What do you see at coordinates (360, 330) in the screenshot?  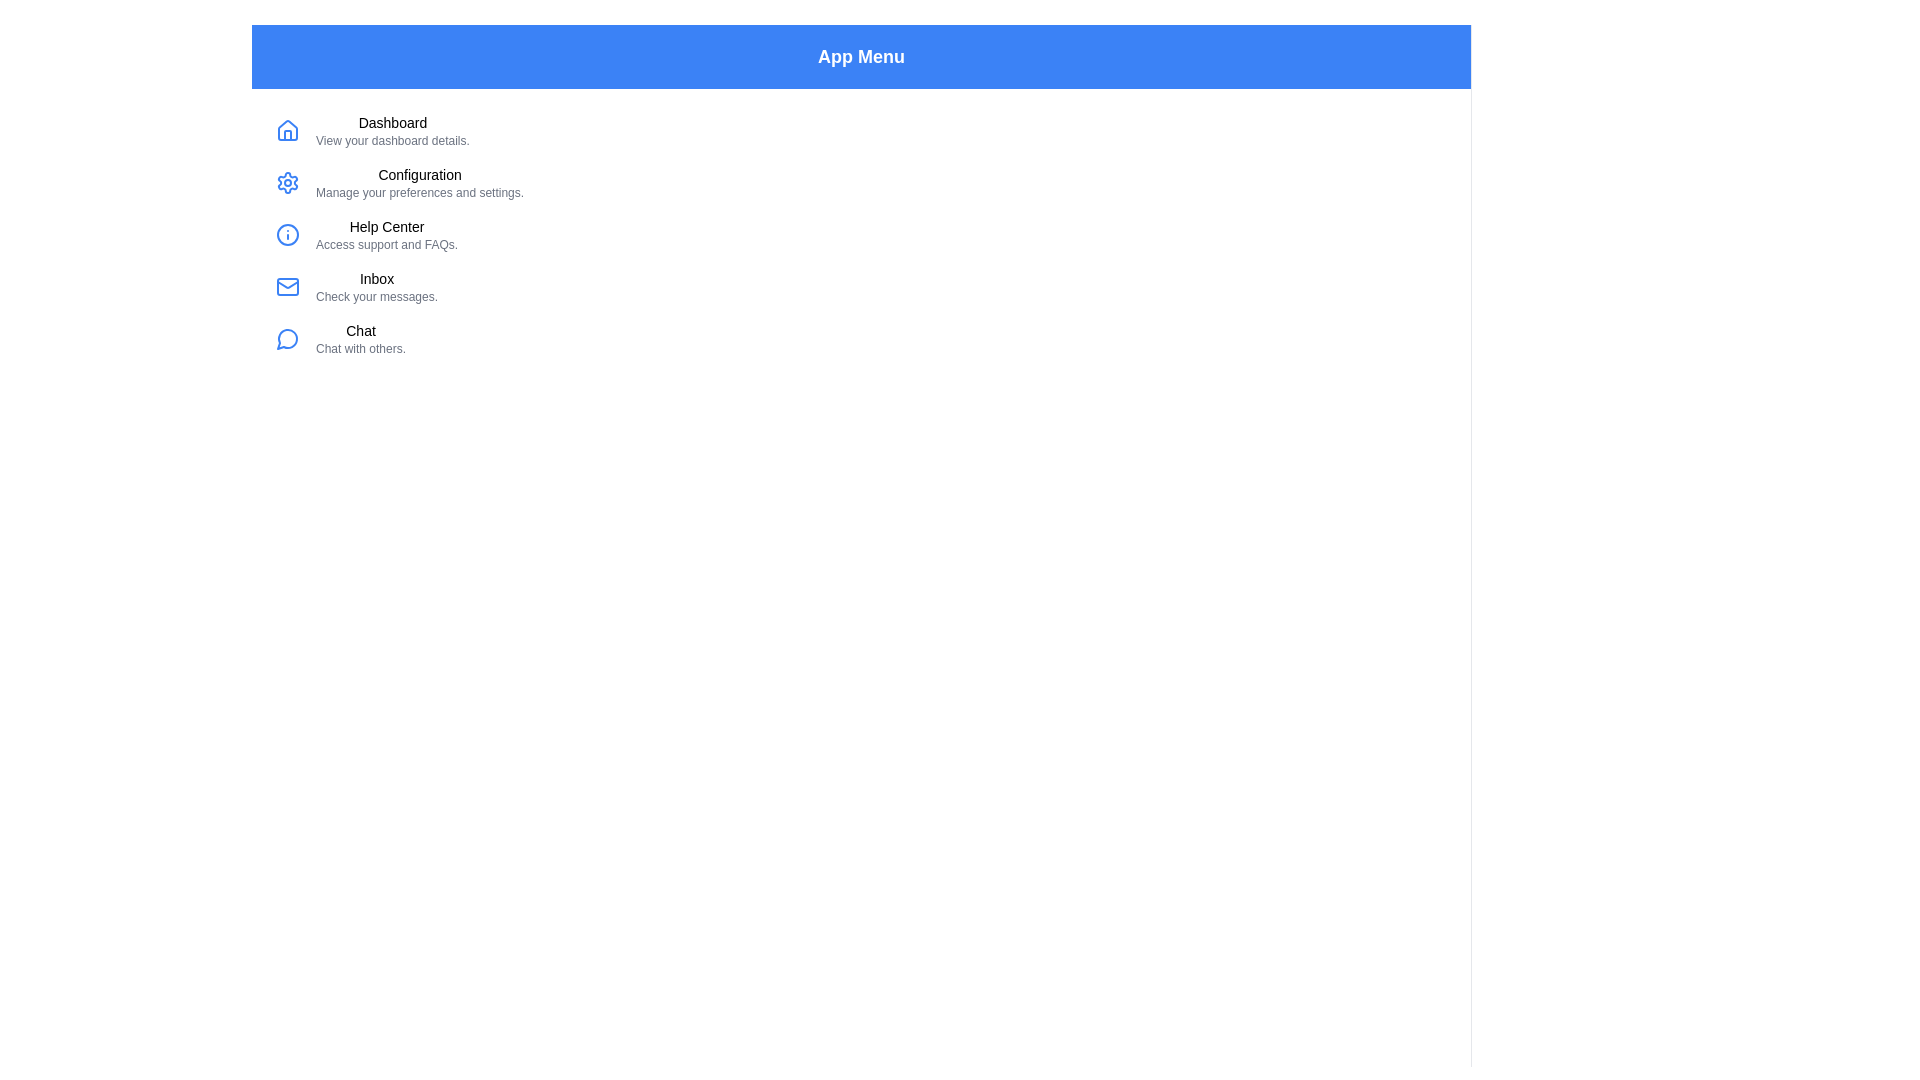 I see `text label that says 'Chat', which is styled in bold and located in the vertical menu of options` at bounding box center [360, 330].